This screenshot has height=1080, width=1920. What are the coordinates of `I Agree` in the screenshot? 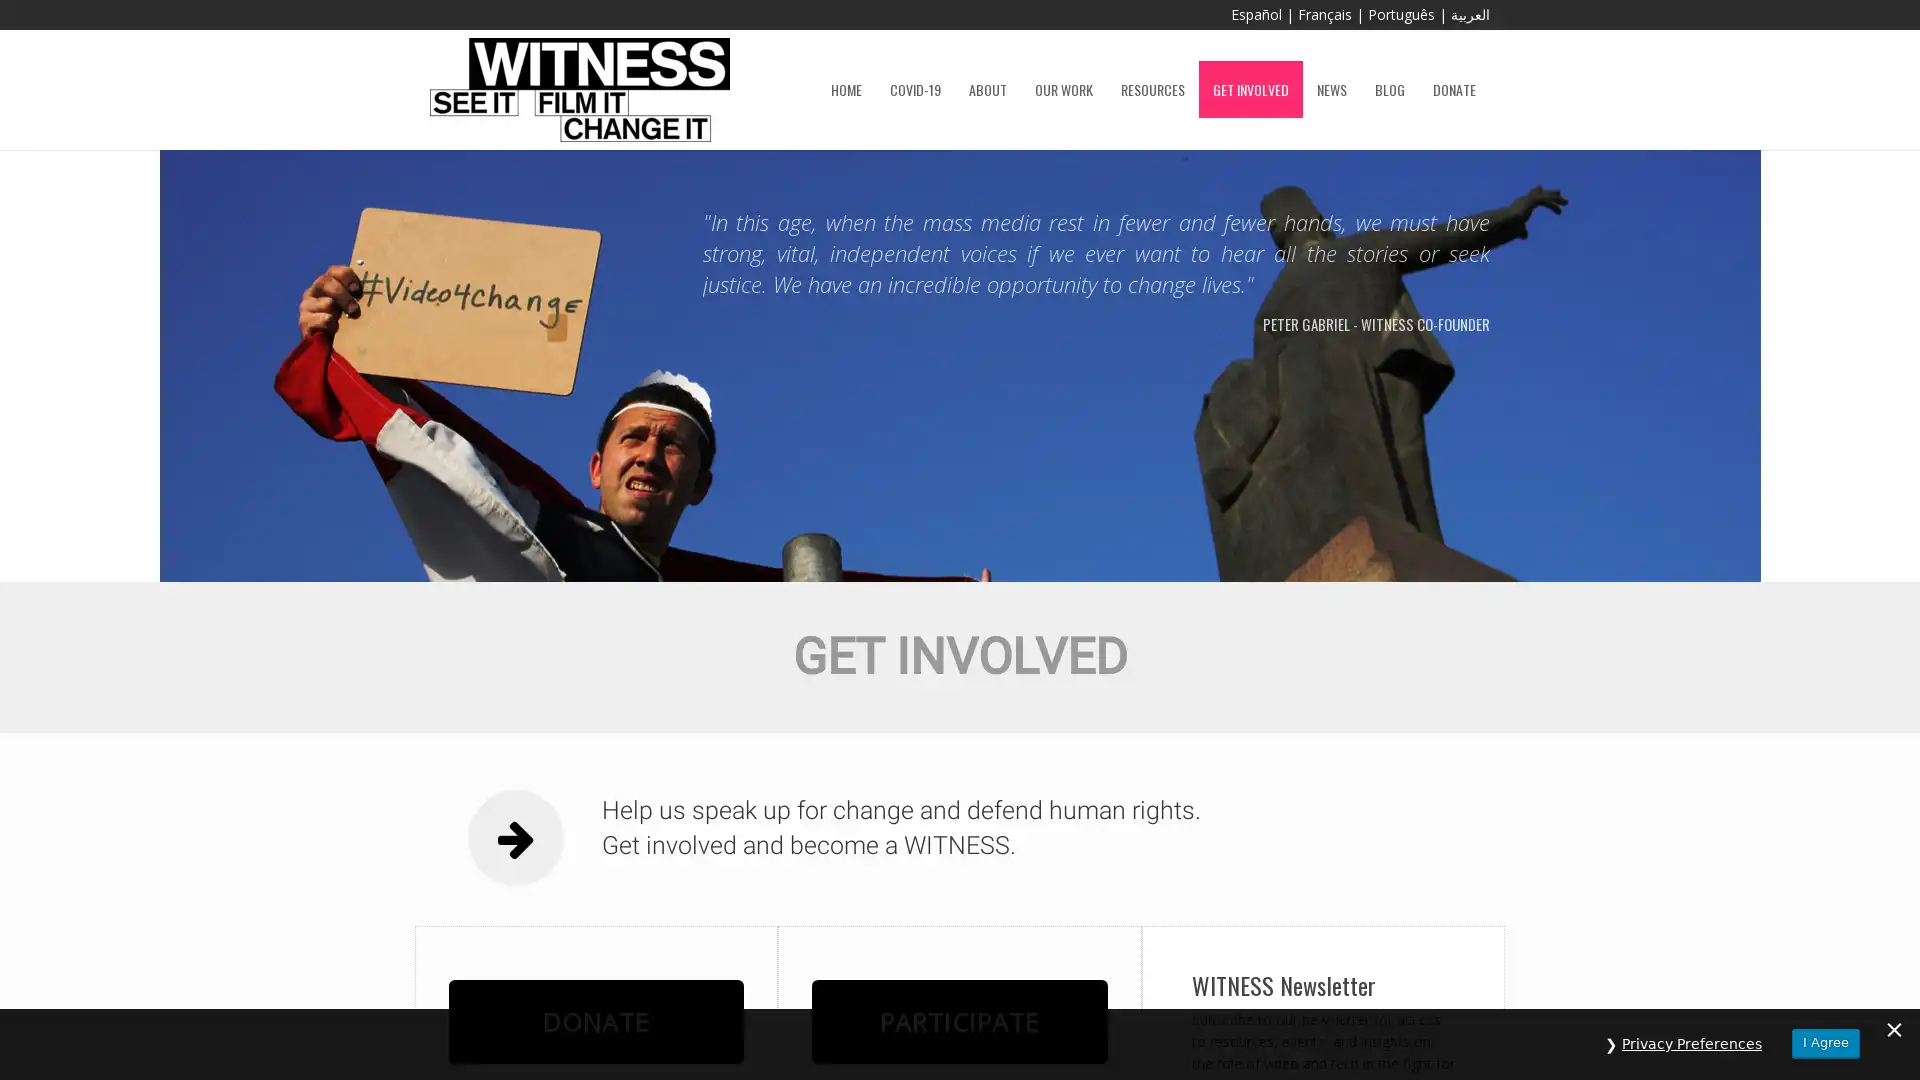 It's located at (1825, 1042).